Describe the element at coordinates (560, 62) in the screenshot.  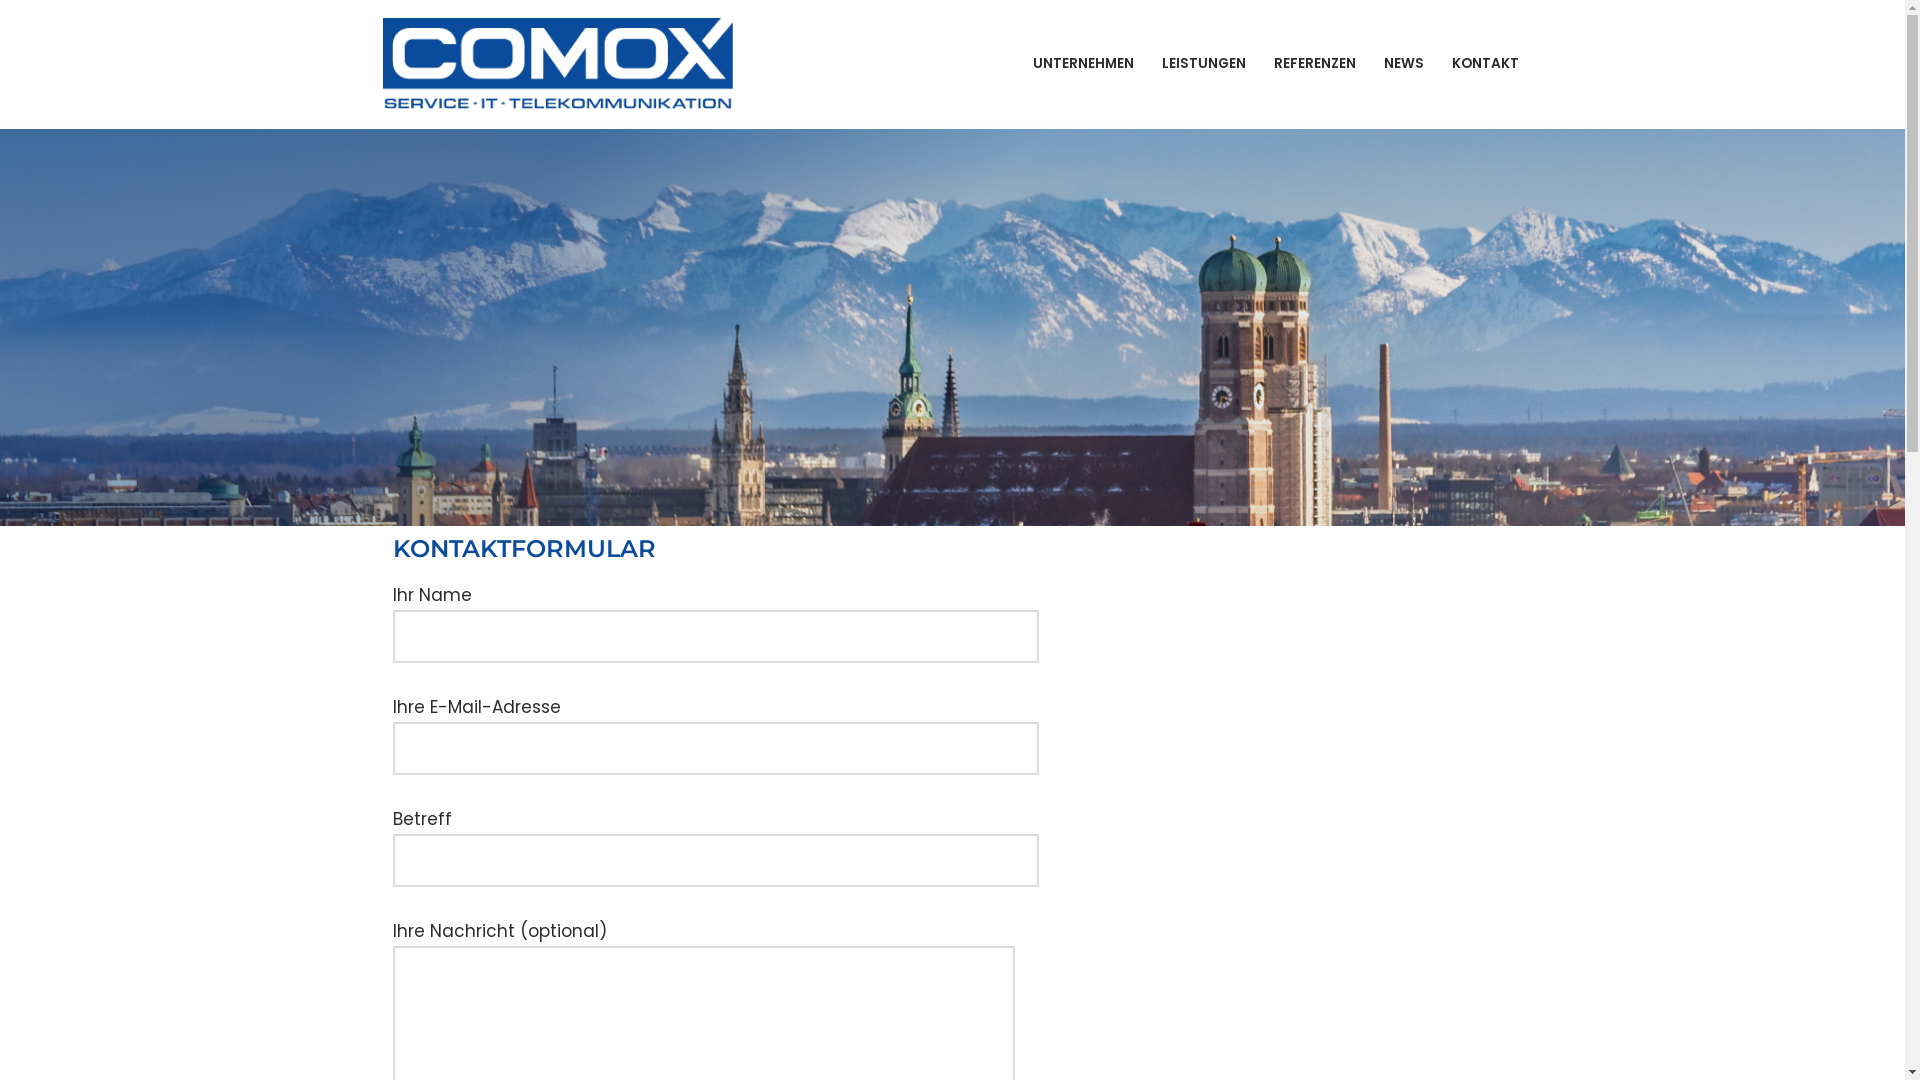
I see `'Comox Business GmbH & Co KG'` at that location.